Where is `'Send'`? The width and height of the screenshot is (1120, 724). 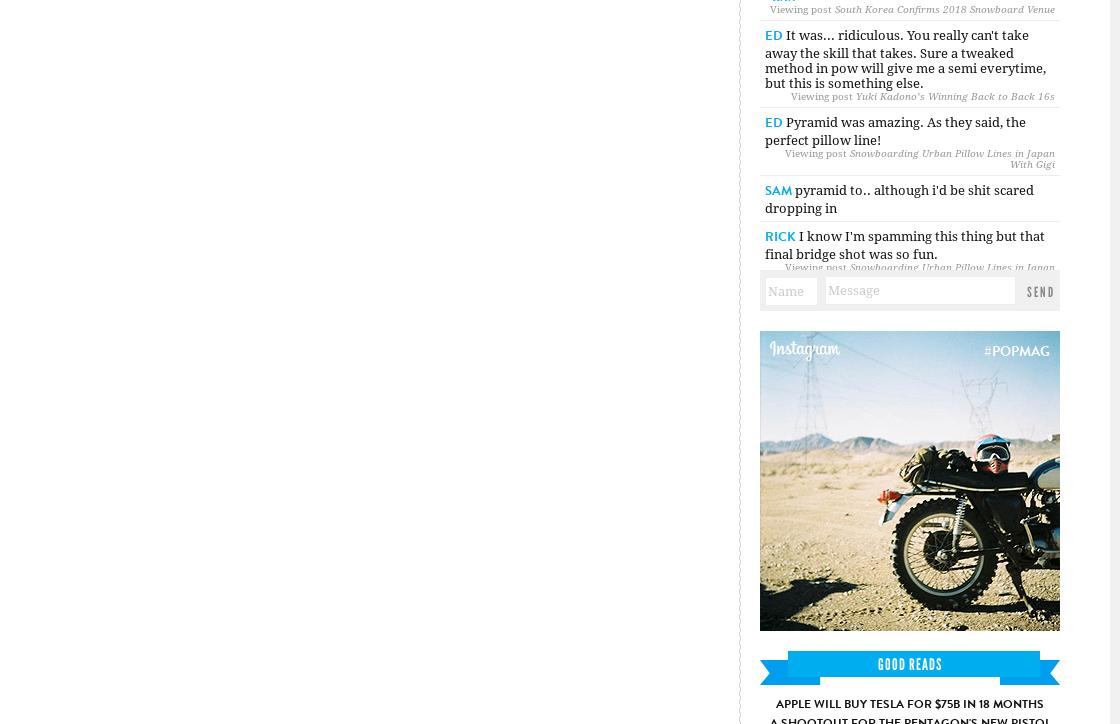
'Send' is located at coordinates (1041, 290).